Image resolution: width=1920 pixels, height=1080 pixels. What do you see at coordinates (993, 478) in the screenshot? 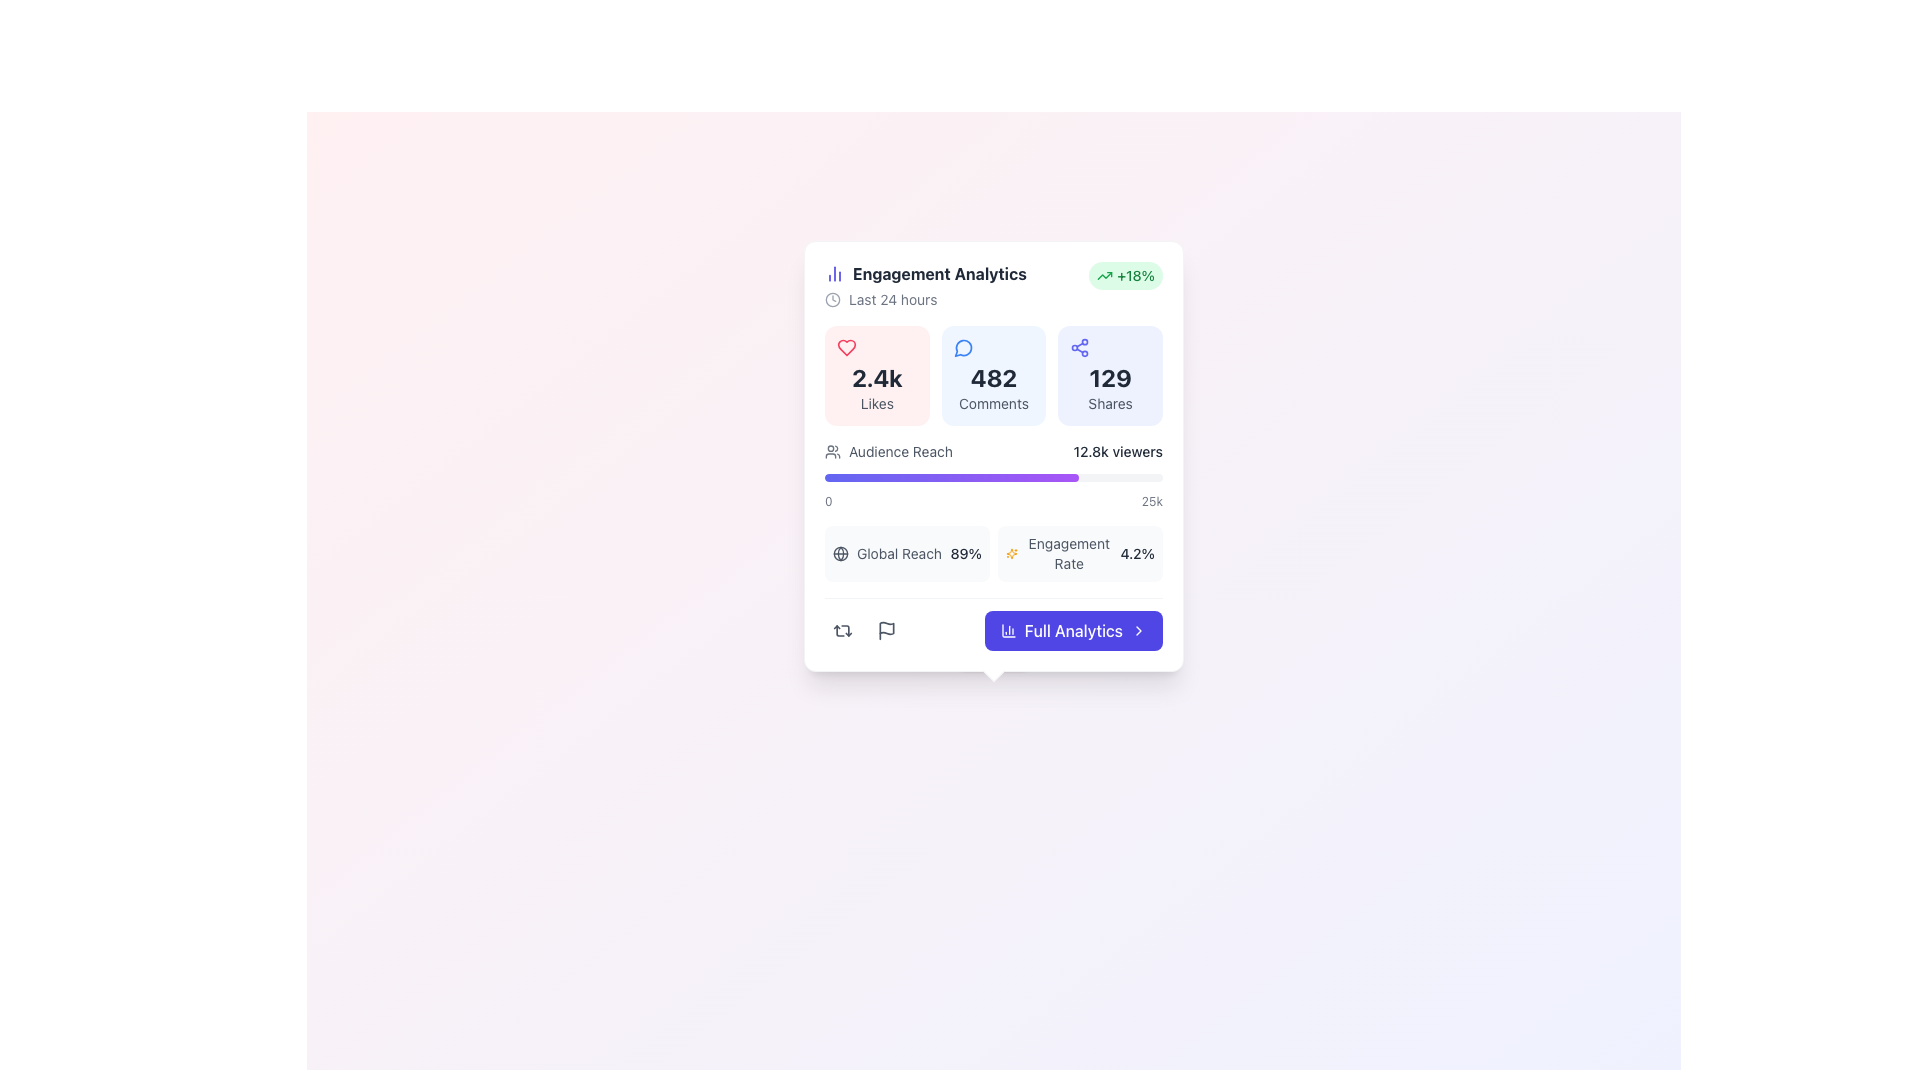
I see `the progression level visually on the horizontal progress bar with rounded edges, which is located beneath the '12.8k viewers' text and above the '0' and '25k' labels` at bounding box center [993, 478].